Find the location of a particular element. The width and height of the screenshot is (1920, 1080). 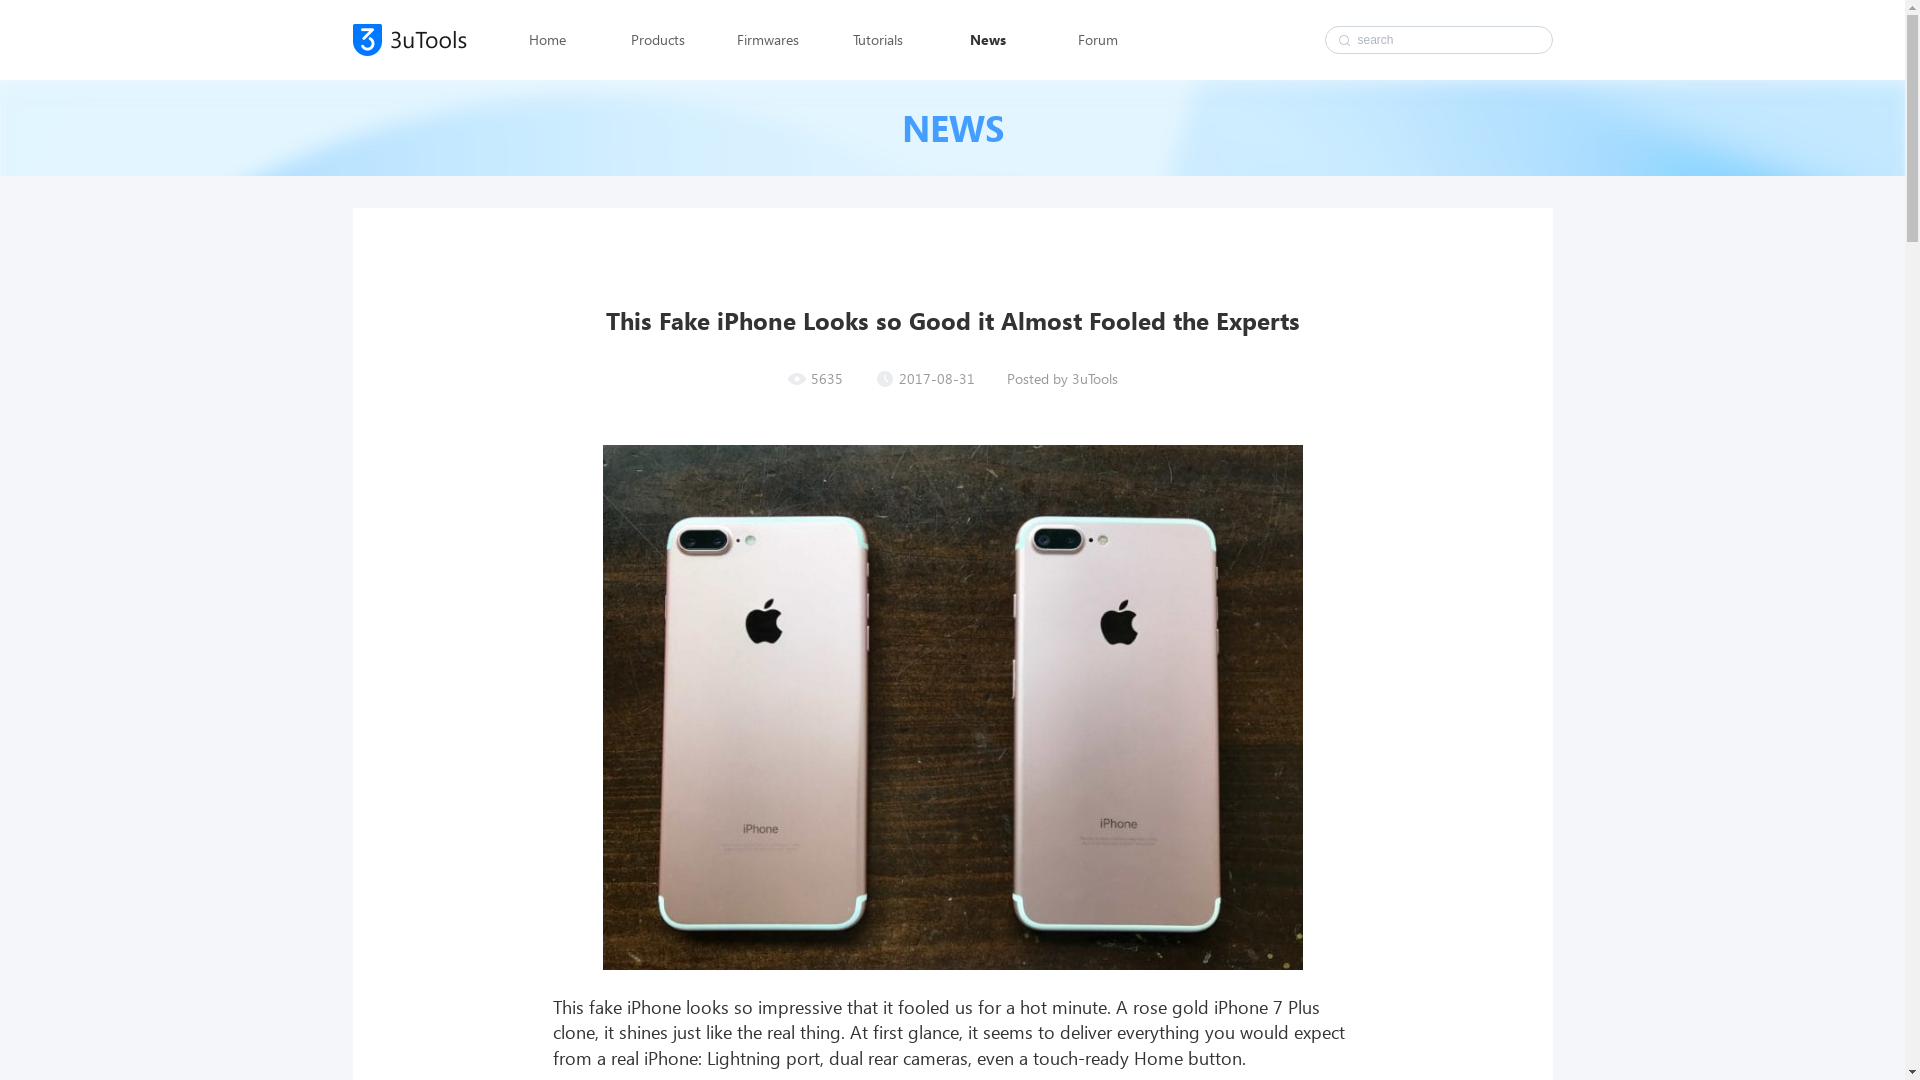

'Home' is located at coordinates (512, 39).